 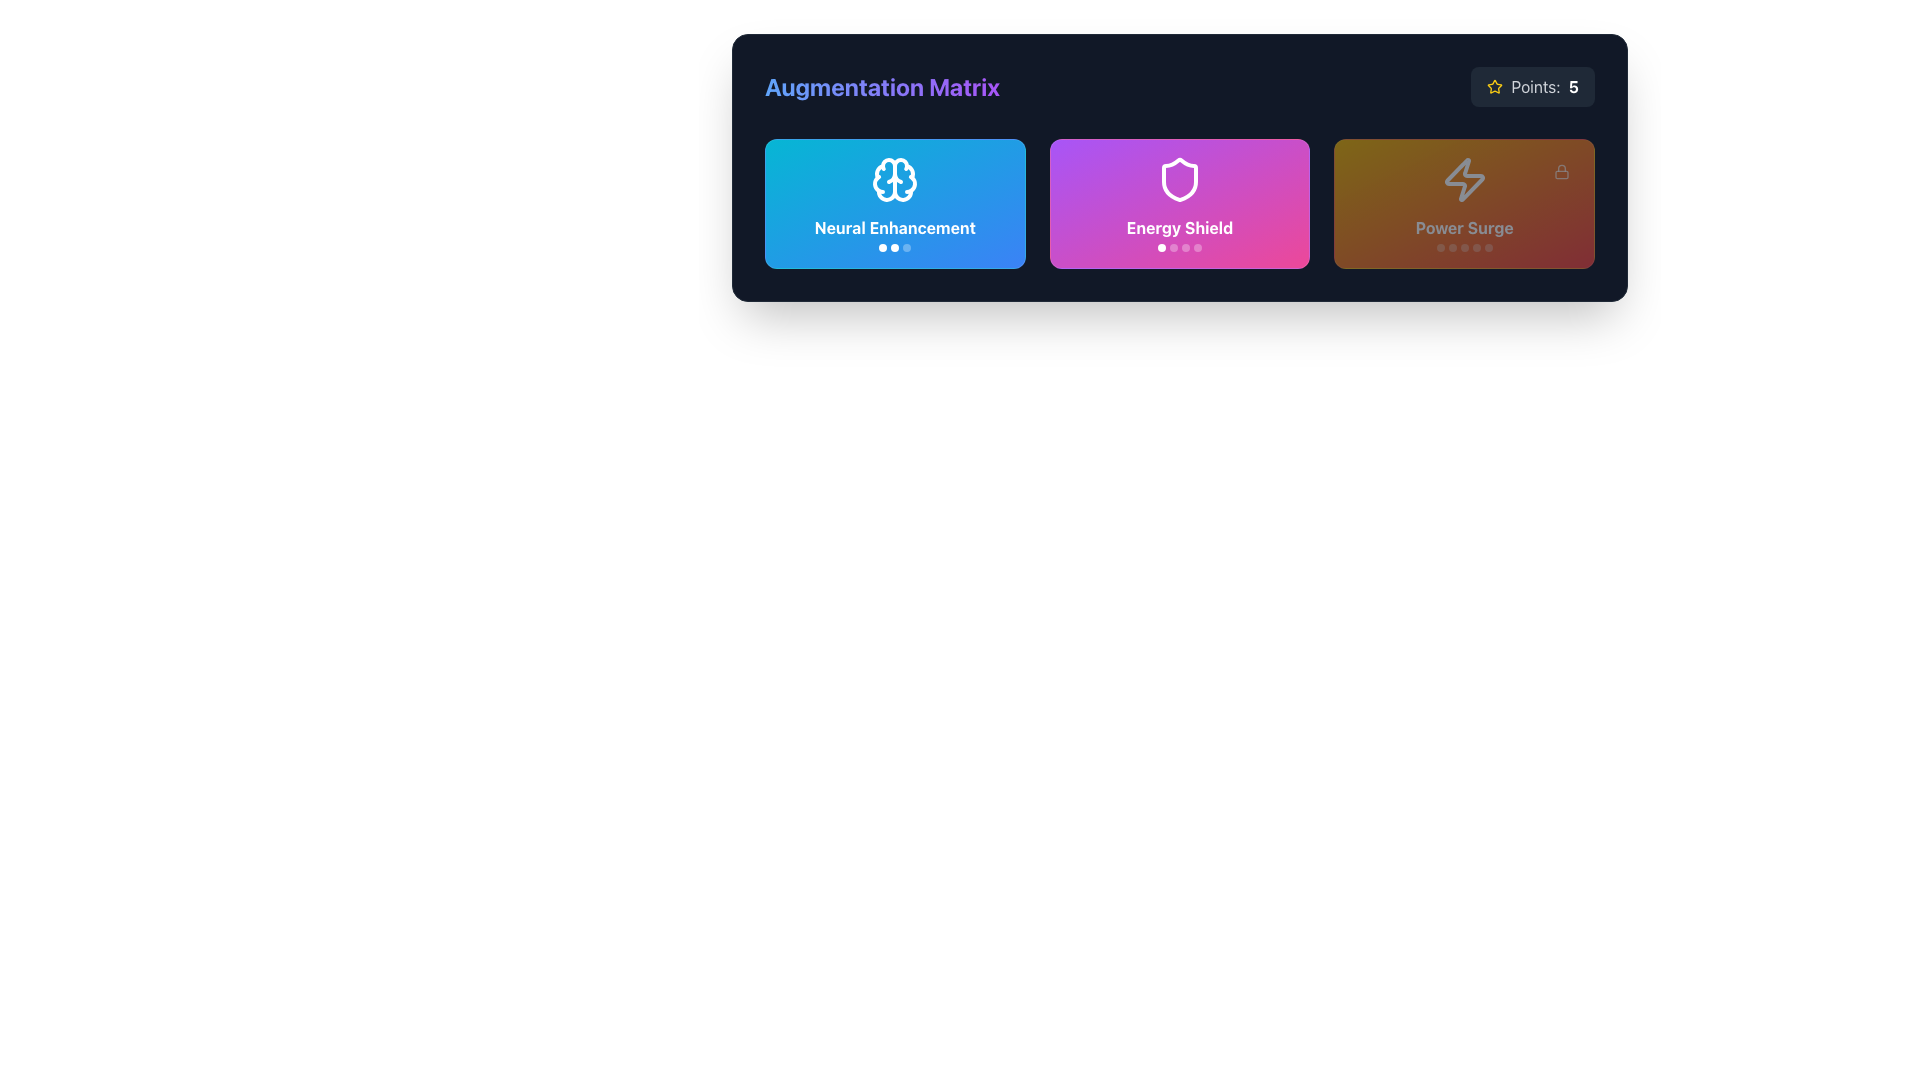 I want to click on the 'Energy Shield' card, which is the second card in a horizontal grid of three cards within the 'Augmentation Matrix', so click(x=1180, y=167).